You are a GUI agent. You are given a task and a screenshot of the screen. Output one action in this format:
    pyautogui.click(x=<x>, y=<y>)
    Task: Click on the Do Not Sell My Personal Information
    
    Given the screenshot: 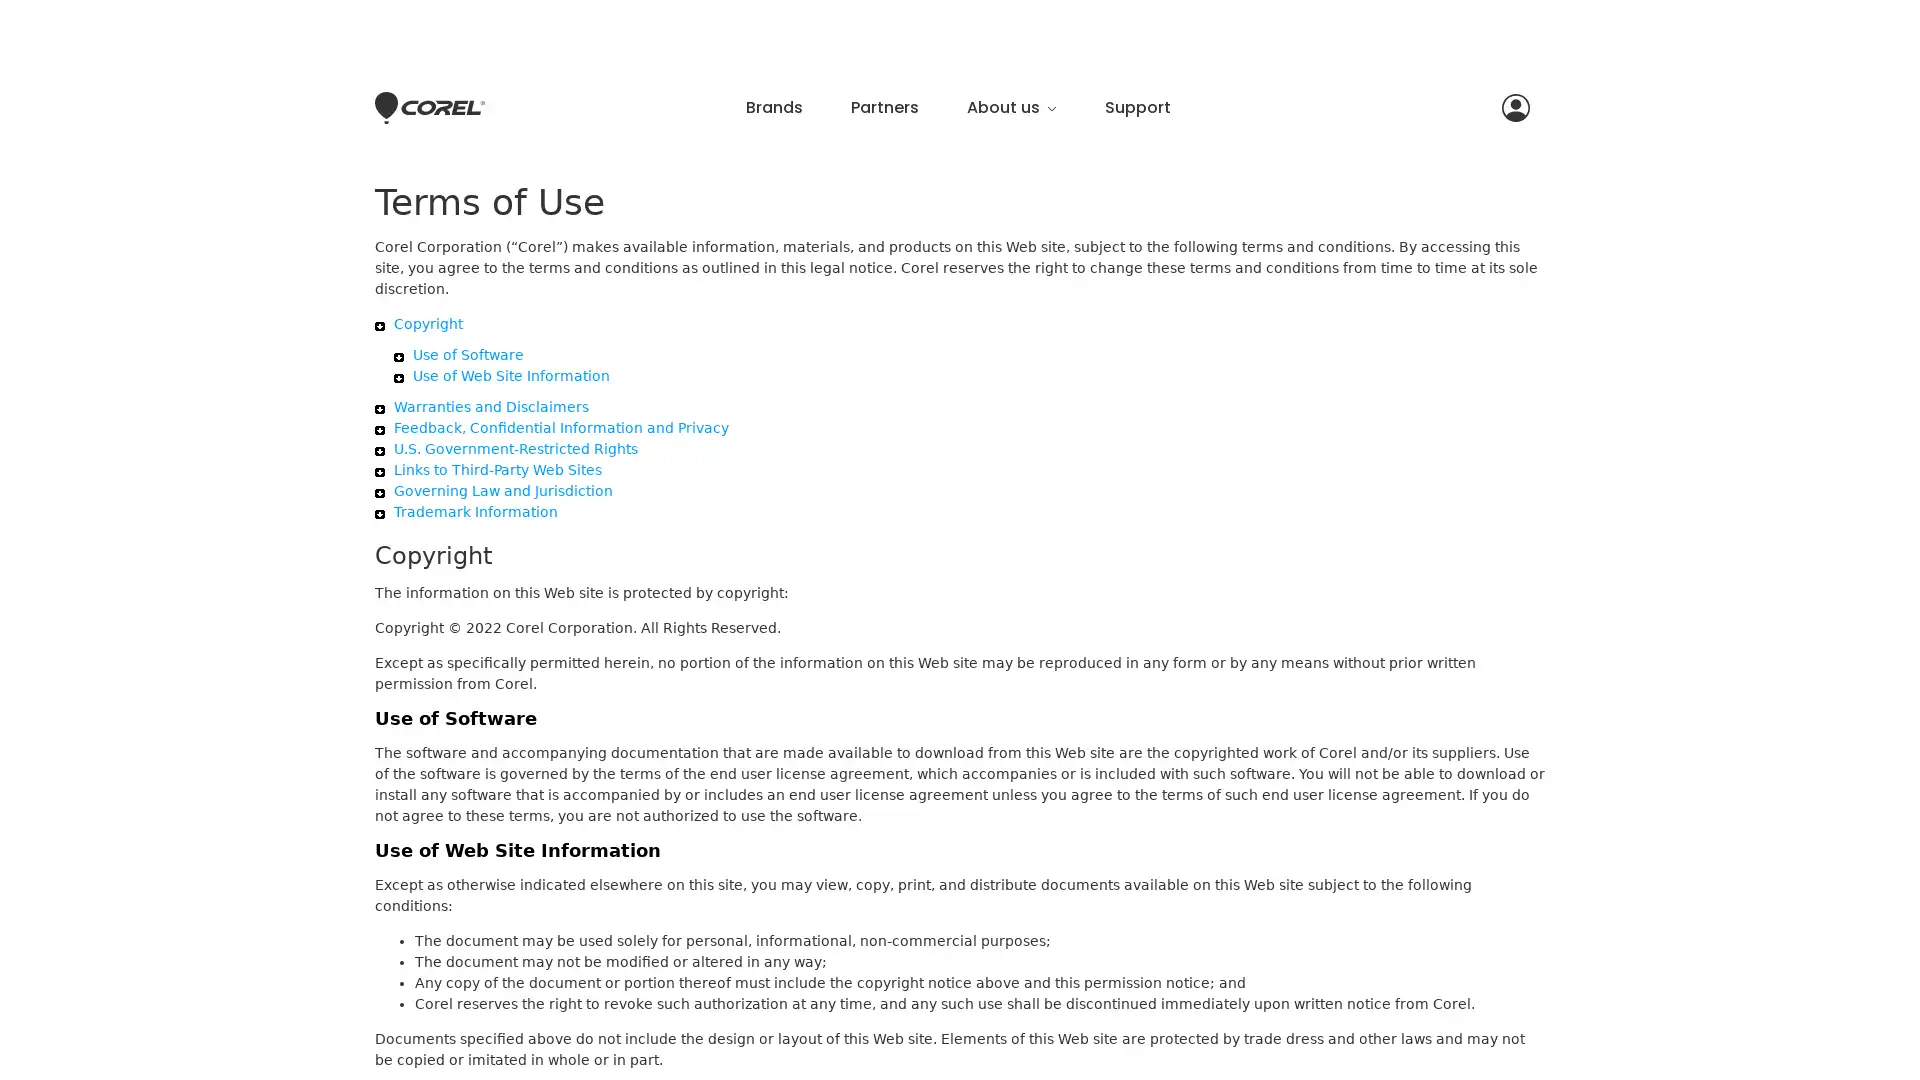 What is the action you would take?
    pyautogui.click(x=1392, y=1019)
    